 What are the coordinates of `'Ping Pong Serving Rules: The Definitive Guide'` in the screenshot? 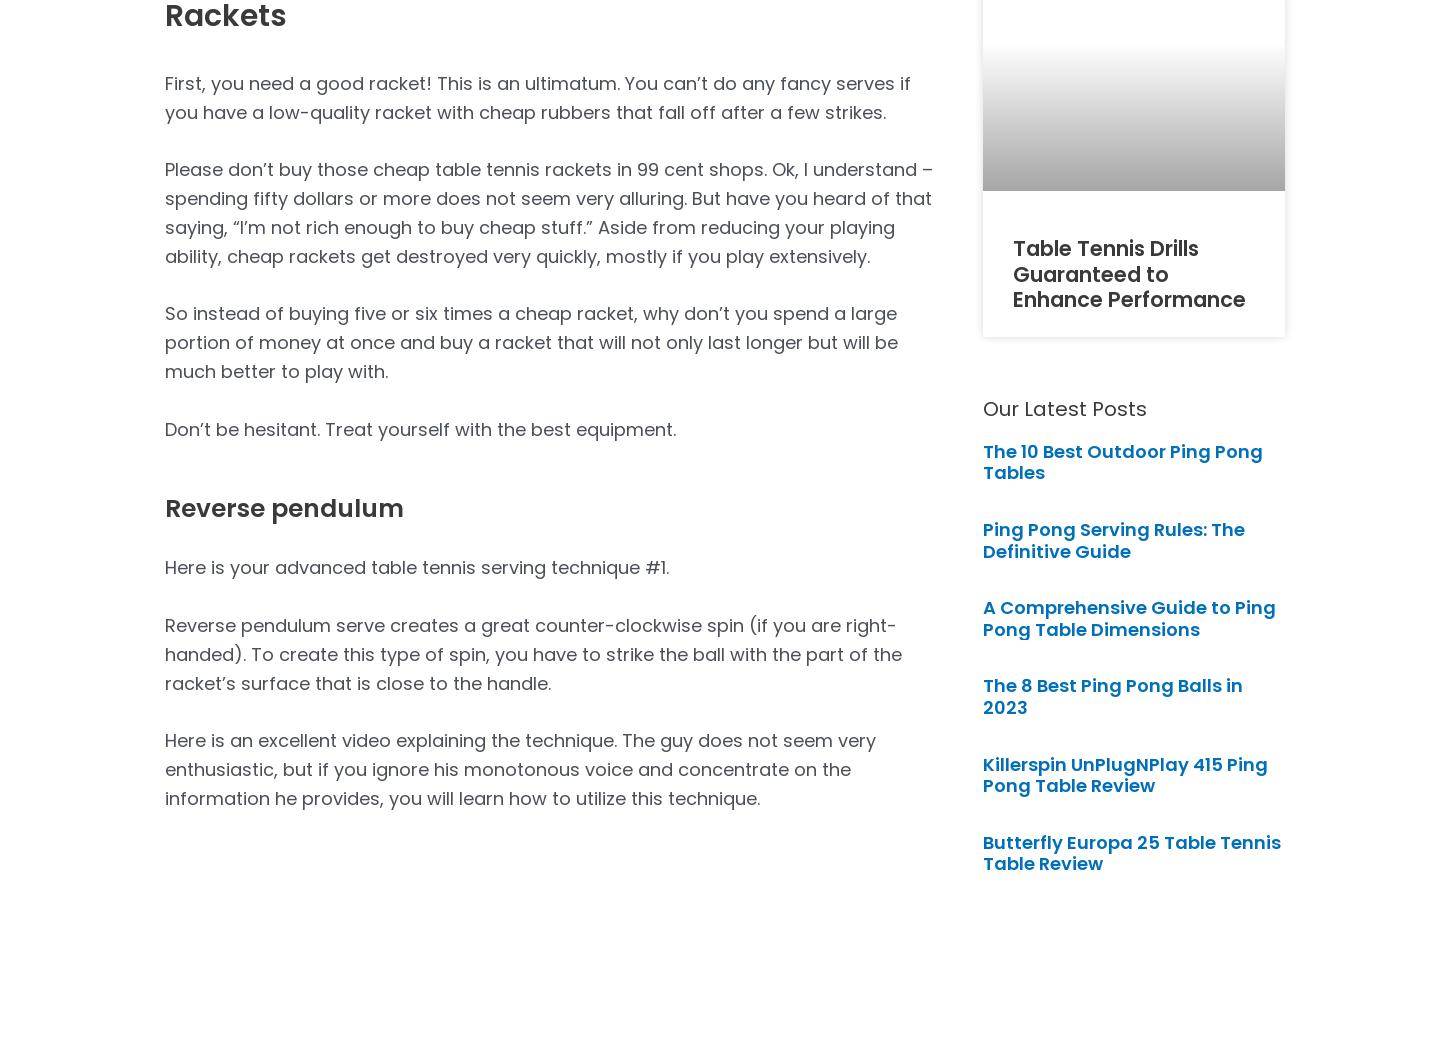 It's located at (1113, 539).